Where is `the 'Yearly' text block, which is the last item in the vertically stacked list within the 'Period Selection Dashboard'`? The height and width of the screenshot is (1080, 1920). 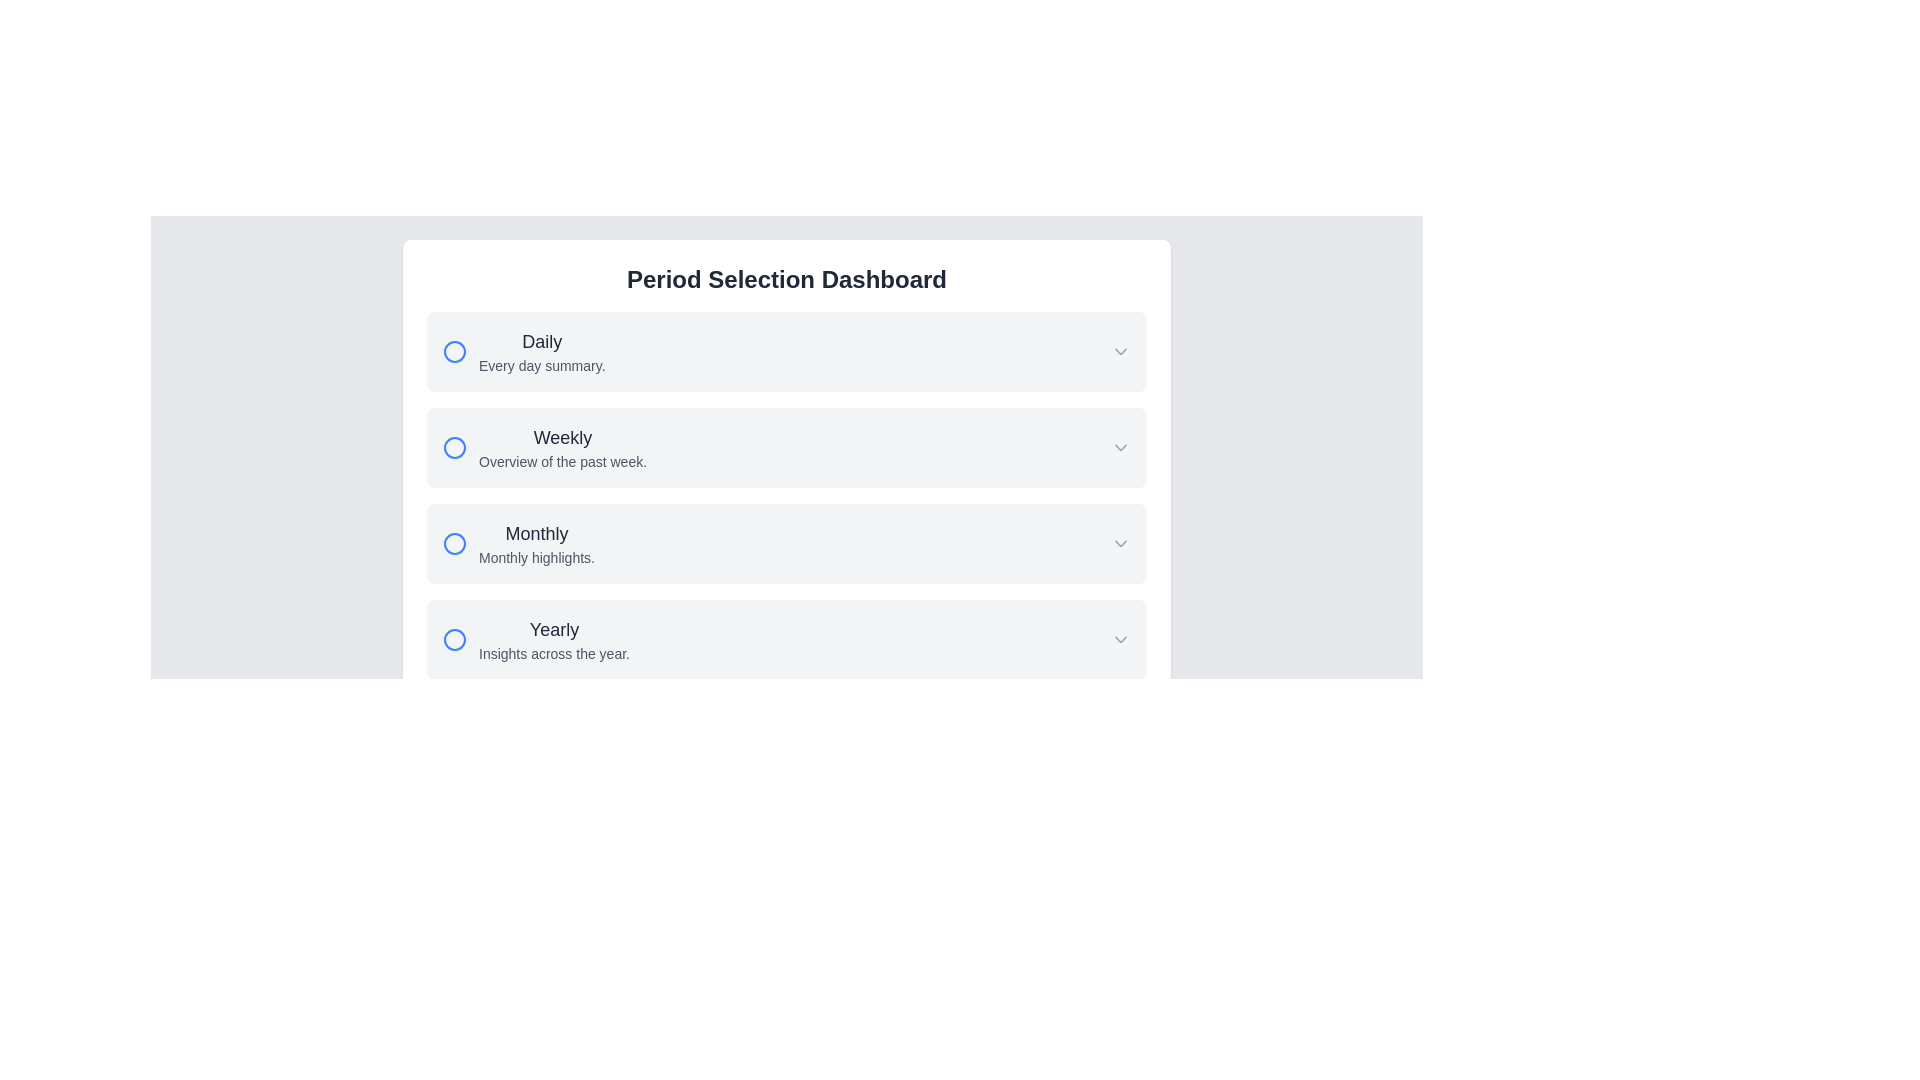
the 'Yearly' text block, which is the last item in the vertically stacked list within the 'Period Selection Dashboard' is located at coordinates (554, 640).